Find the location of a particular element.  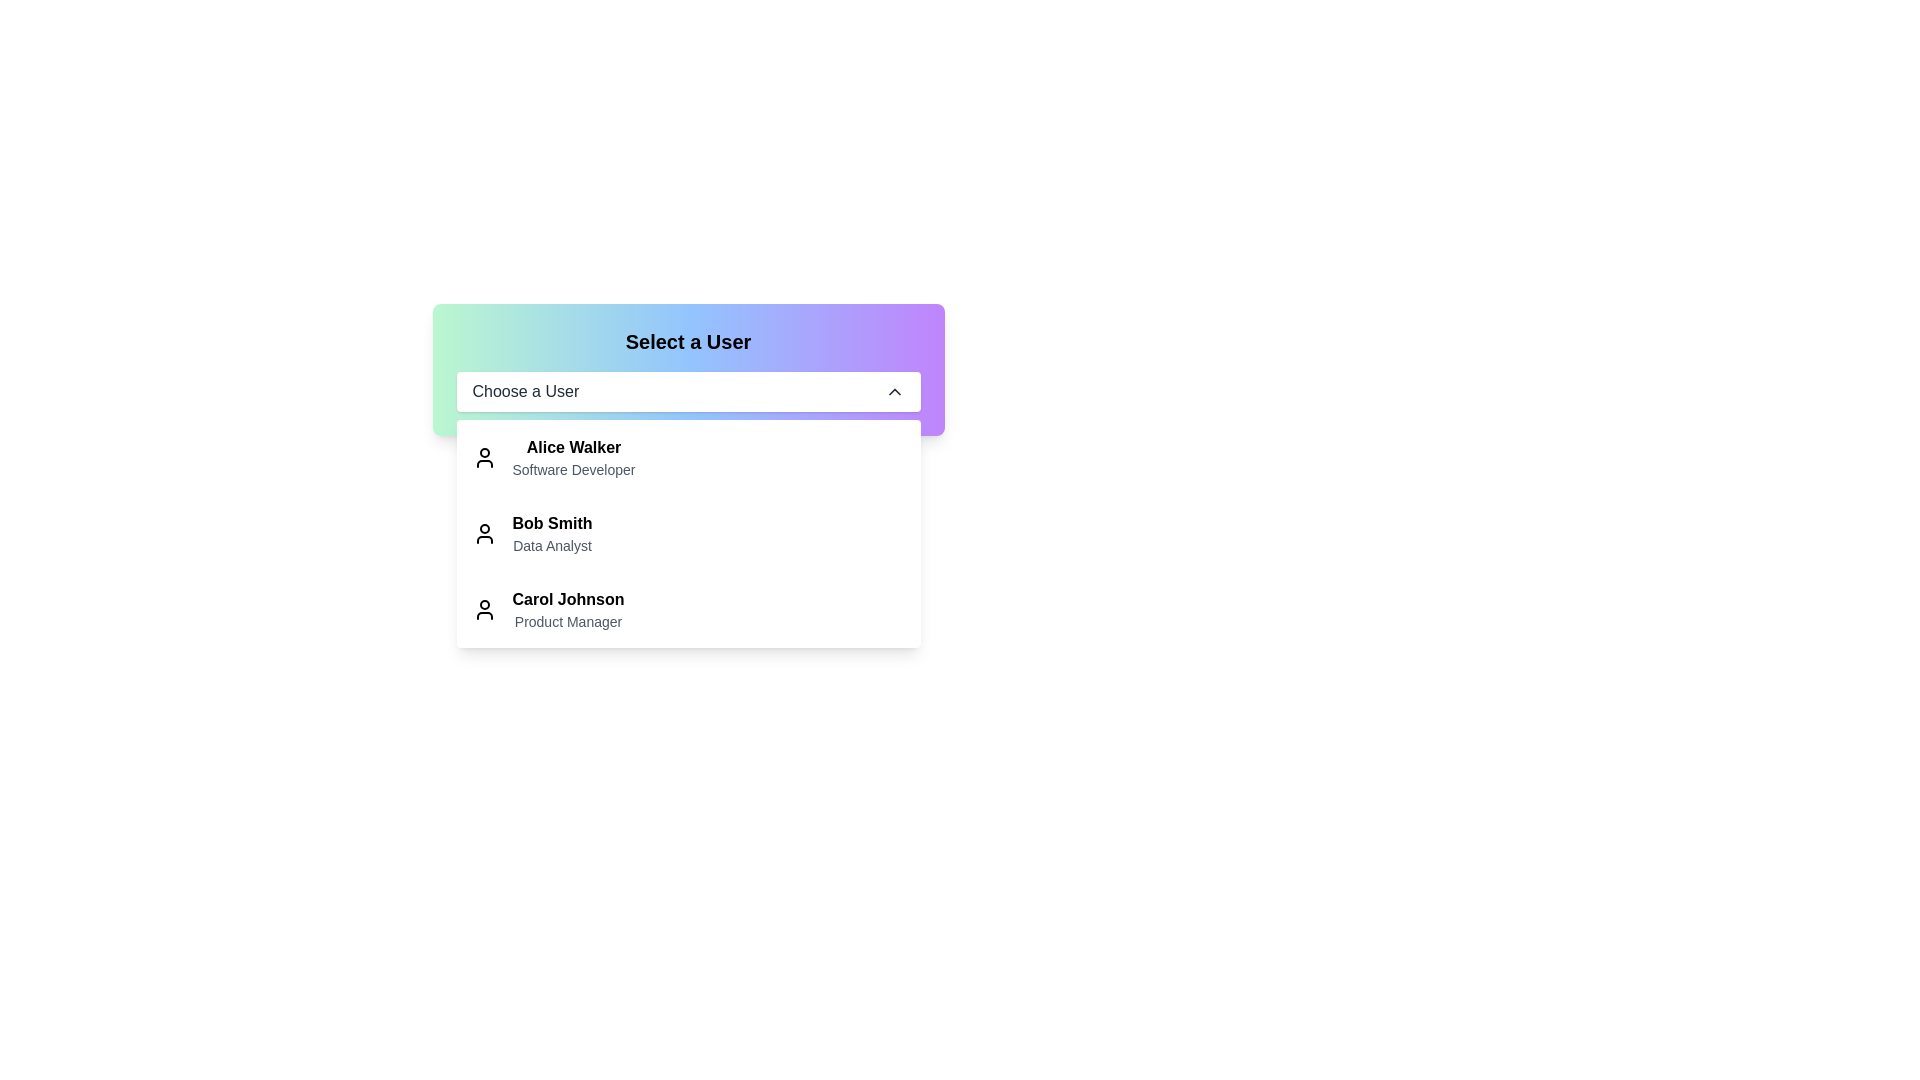

the list item for user 'Bob Smith' identified as 'Data Analyst' in the dropdown list under 'Choose a User' is located at coordinates (688, 532).